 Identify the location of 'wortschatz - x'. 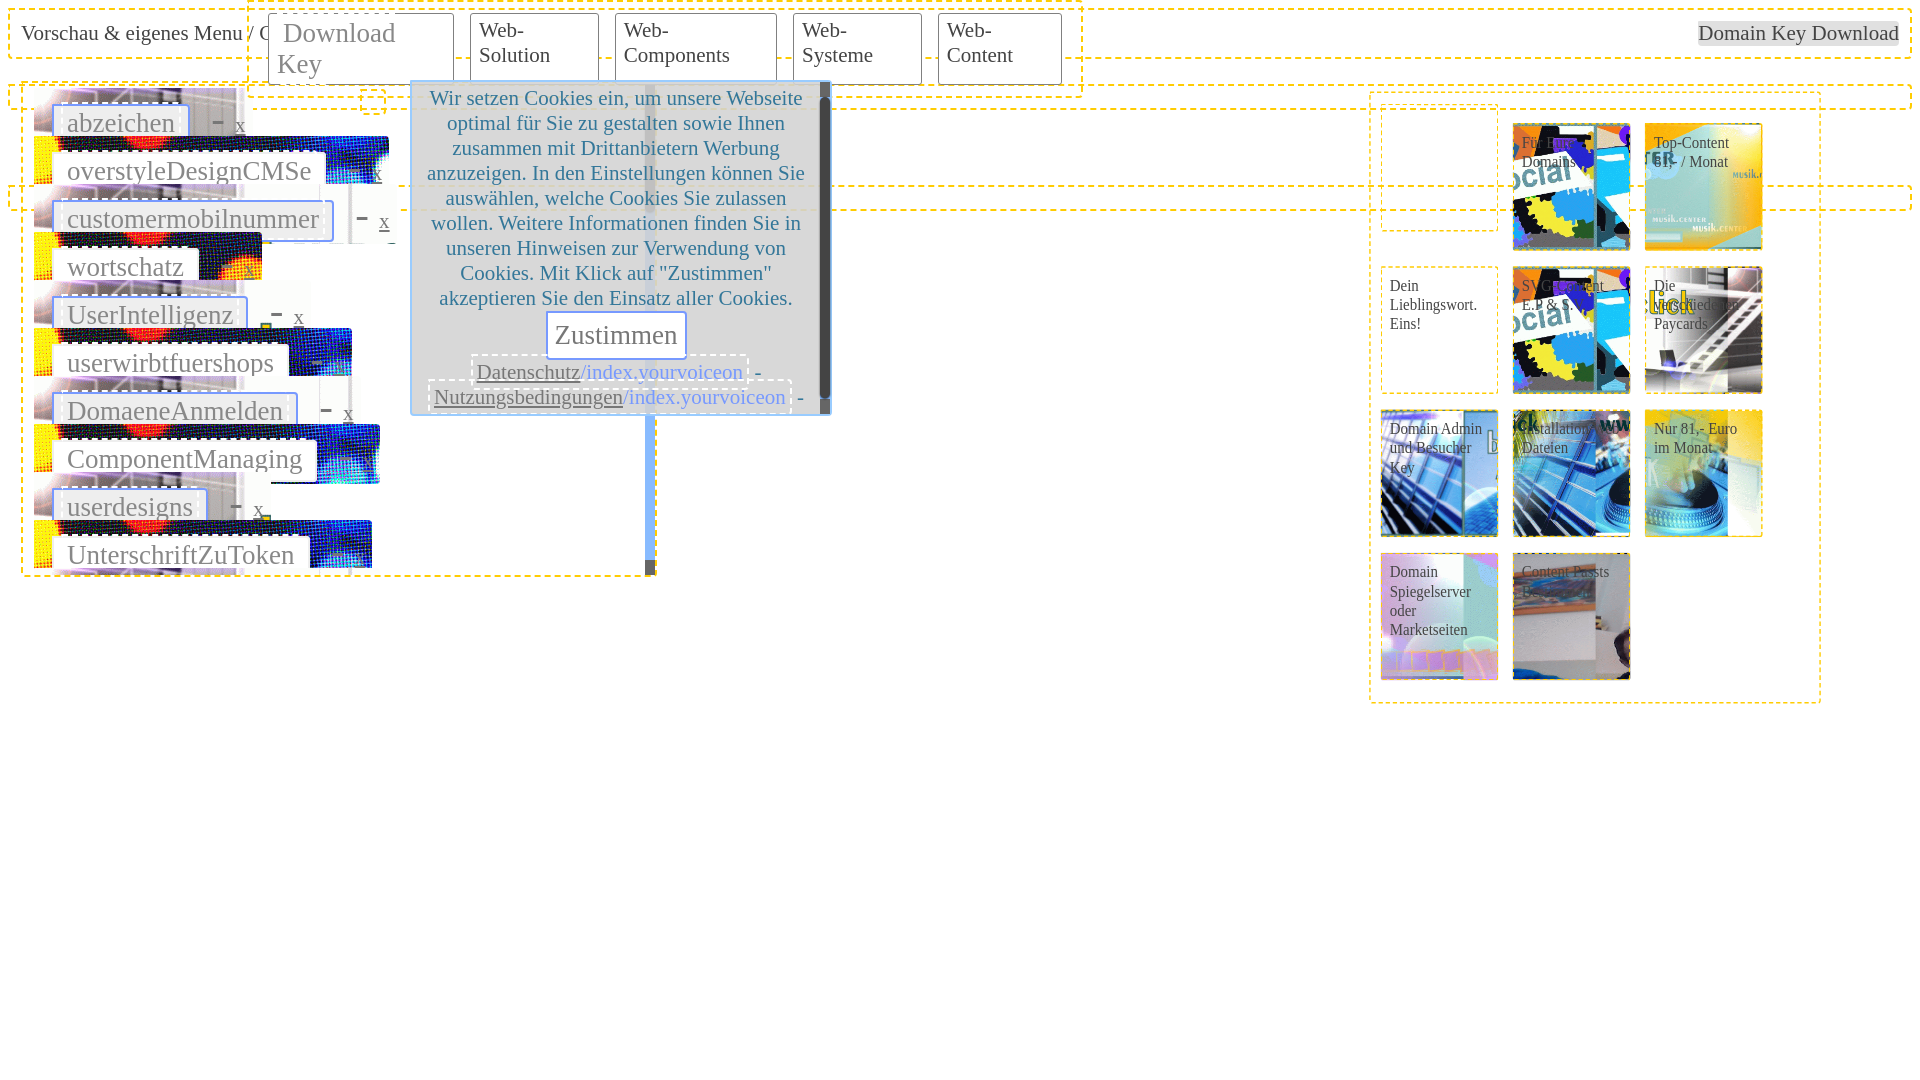
(147, 261).